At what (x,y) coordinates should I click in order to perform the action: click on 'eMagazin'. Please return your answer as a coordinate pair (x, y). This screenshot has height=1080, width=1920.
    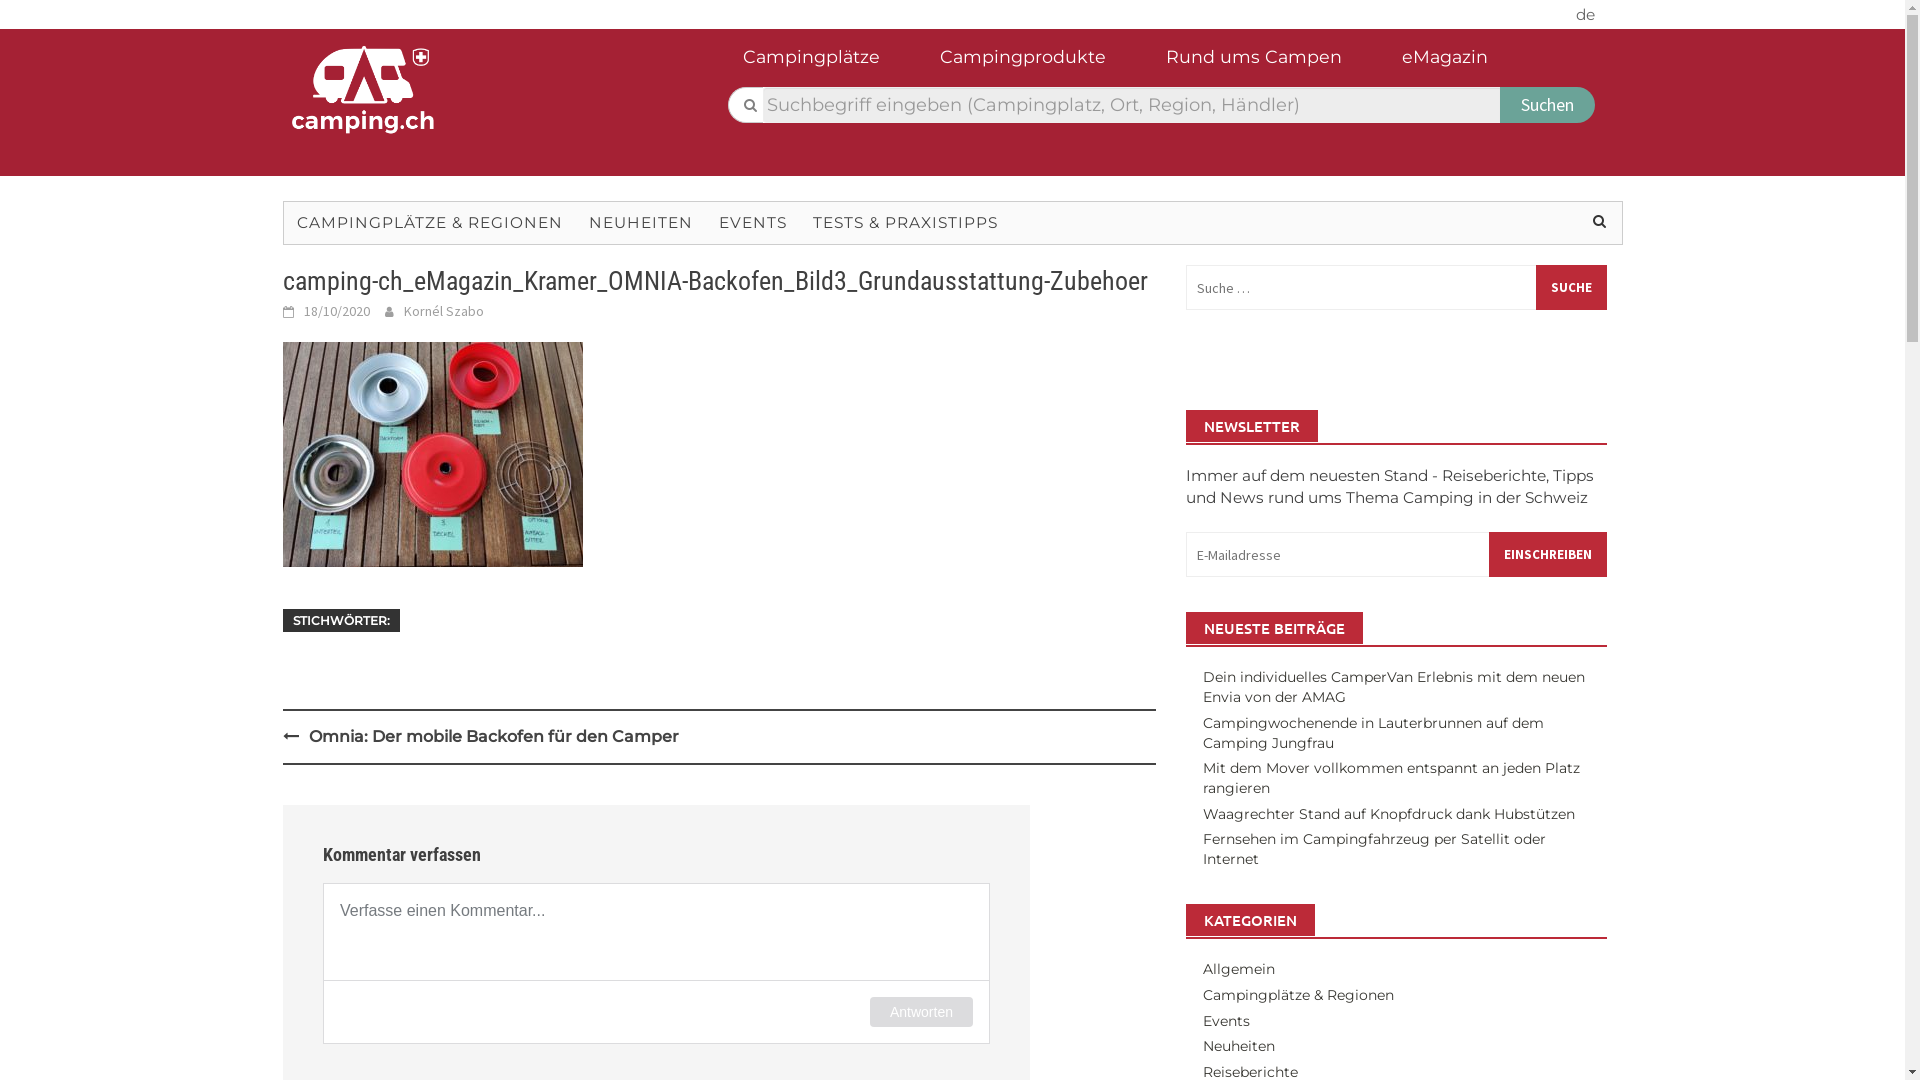
    Looking at the image, I should click on (1464, 62).